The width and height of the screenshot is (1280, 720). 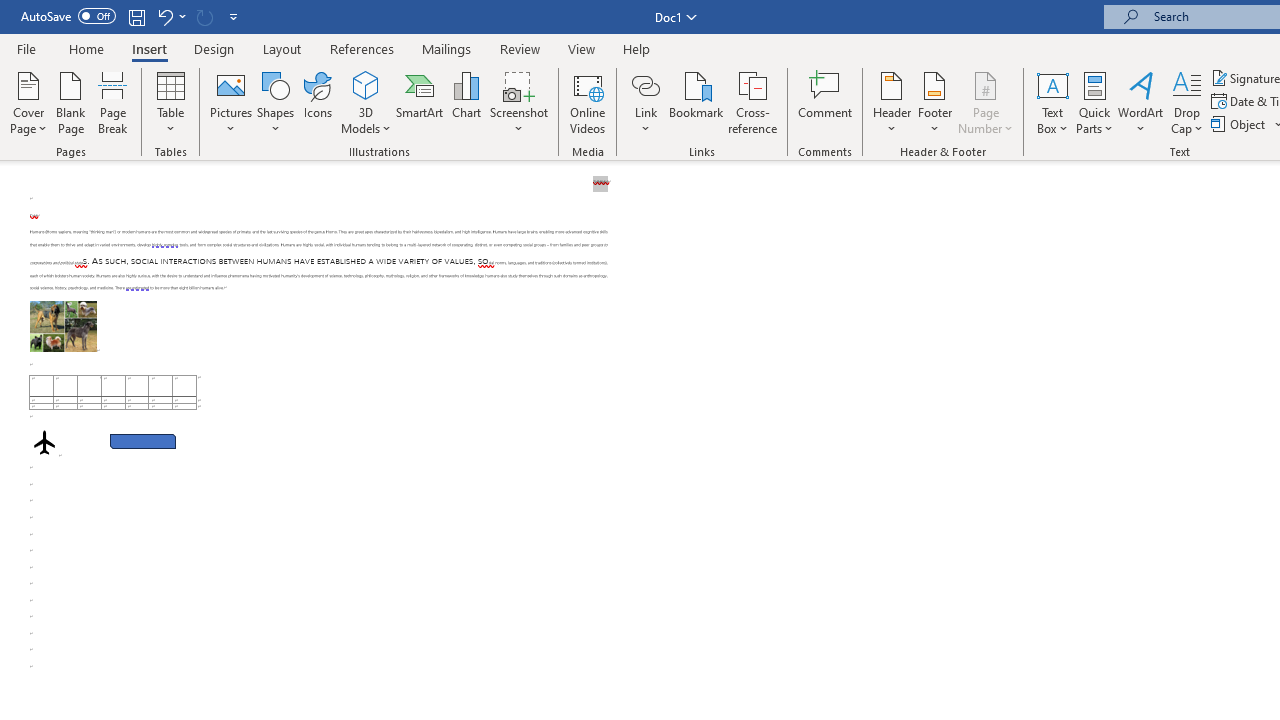 What do you see at coordinates (1239, 124) in the screenshot?
I see `'Object...'` at bounding box center [1239, 124].